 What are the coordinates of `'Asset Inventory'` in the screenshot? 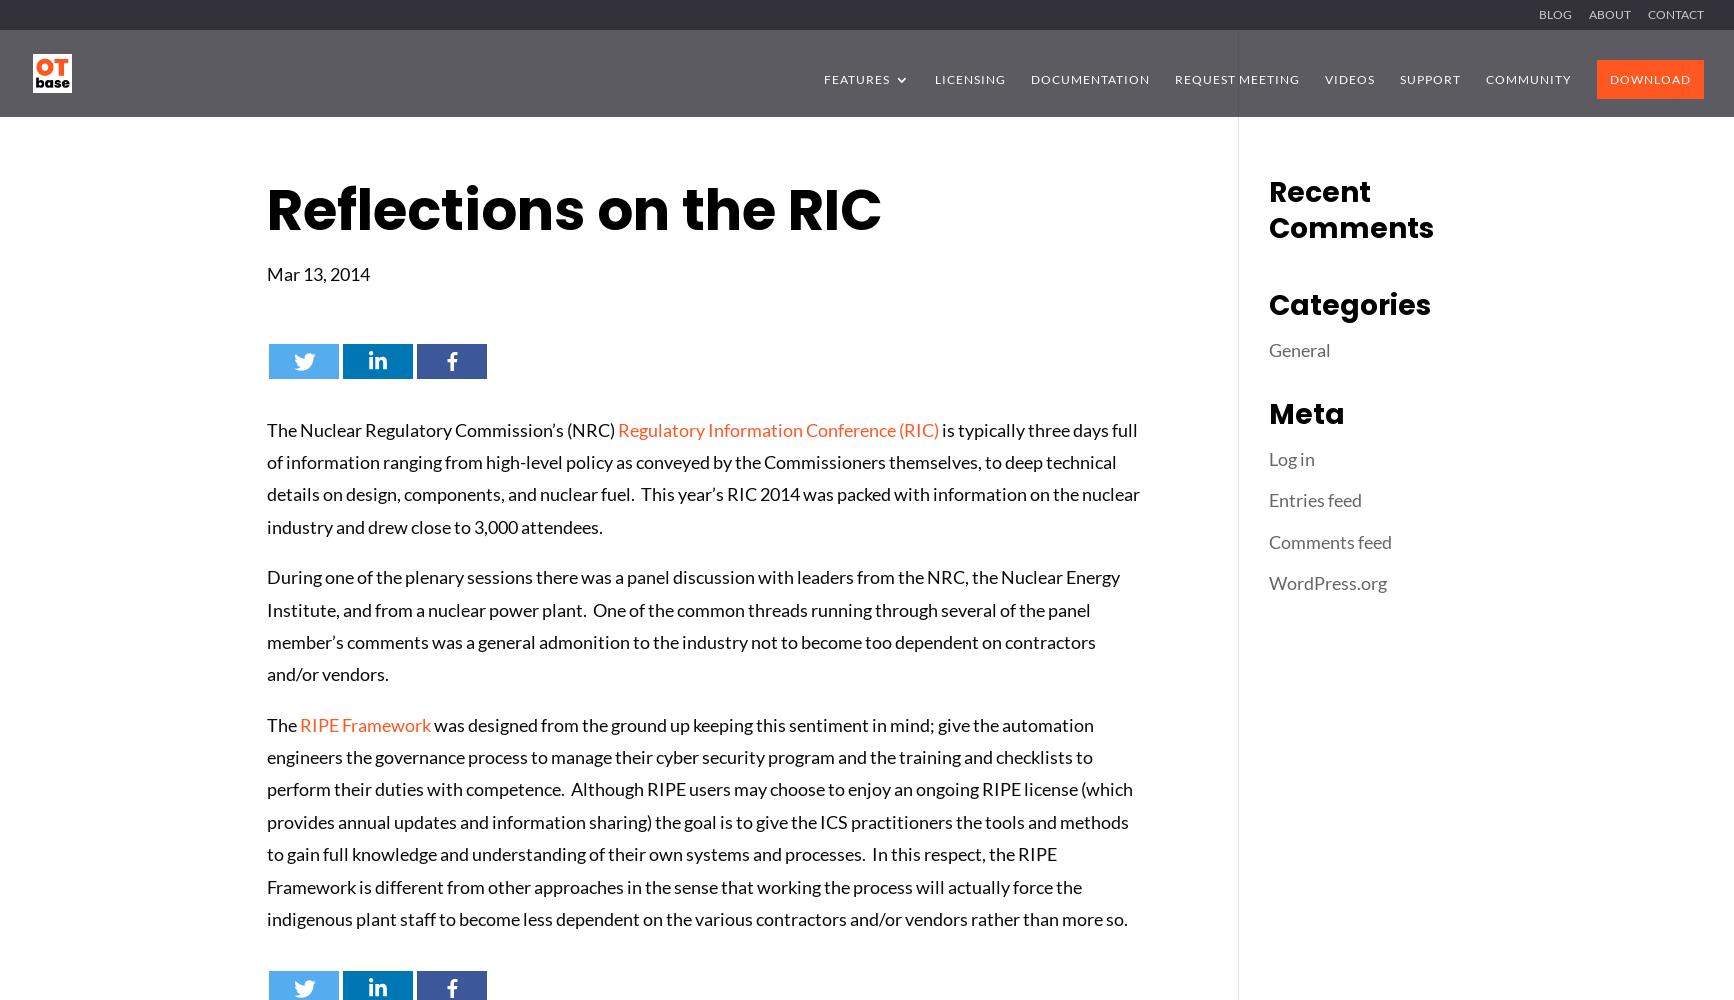 It's located at (924, 198).